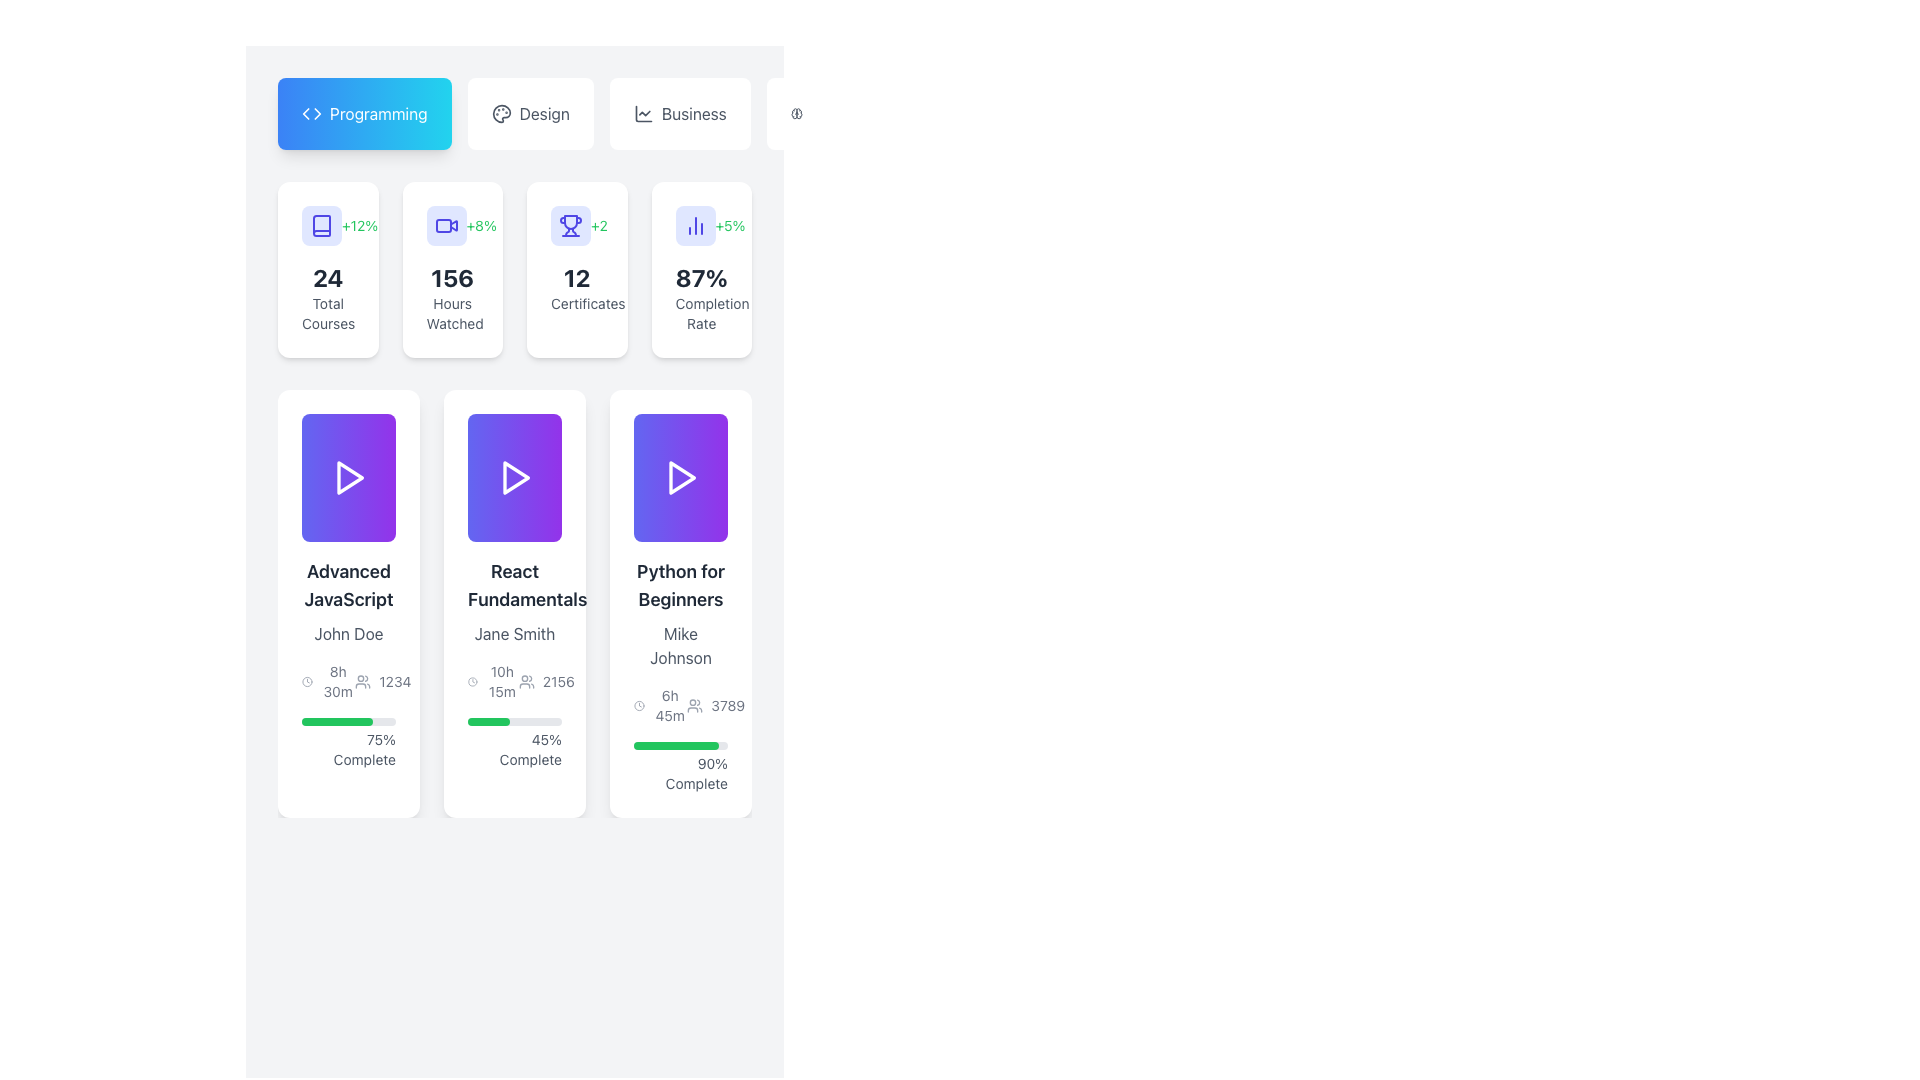 This screenshot has width=1920, height=1080. Describe the element at coordinates (514, 681) in the screenshot. I see `the numerical details within the Informational display area of the 'React Fundamentals' card, which is positioned below 'Jane Smith' and above the '45% Complete' progress bar` at that location.